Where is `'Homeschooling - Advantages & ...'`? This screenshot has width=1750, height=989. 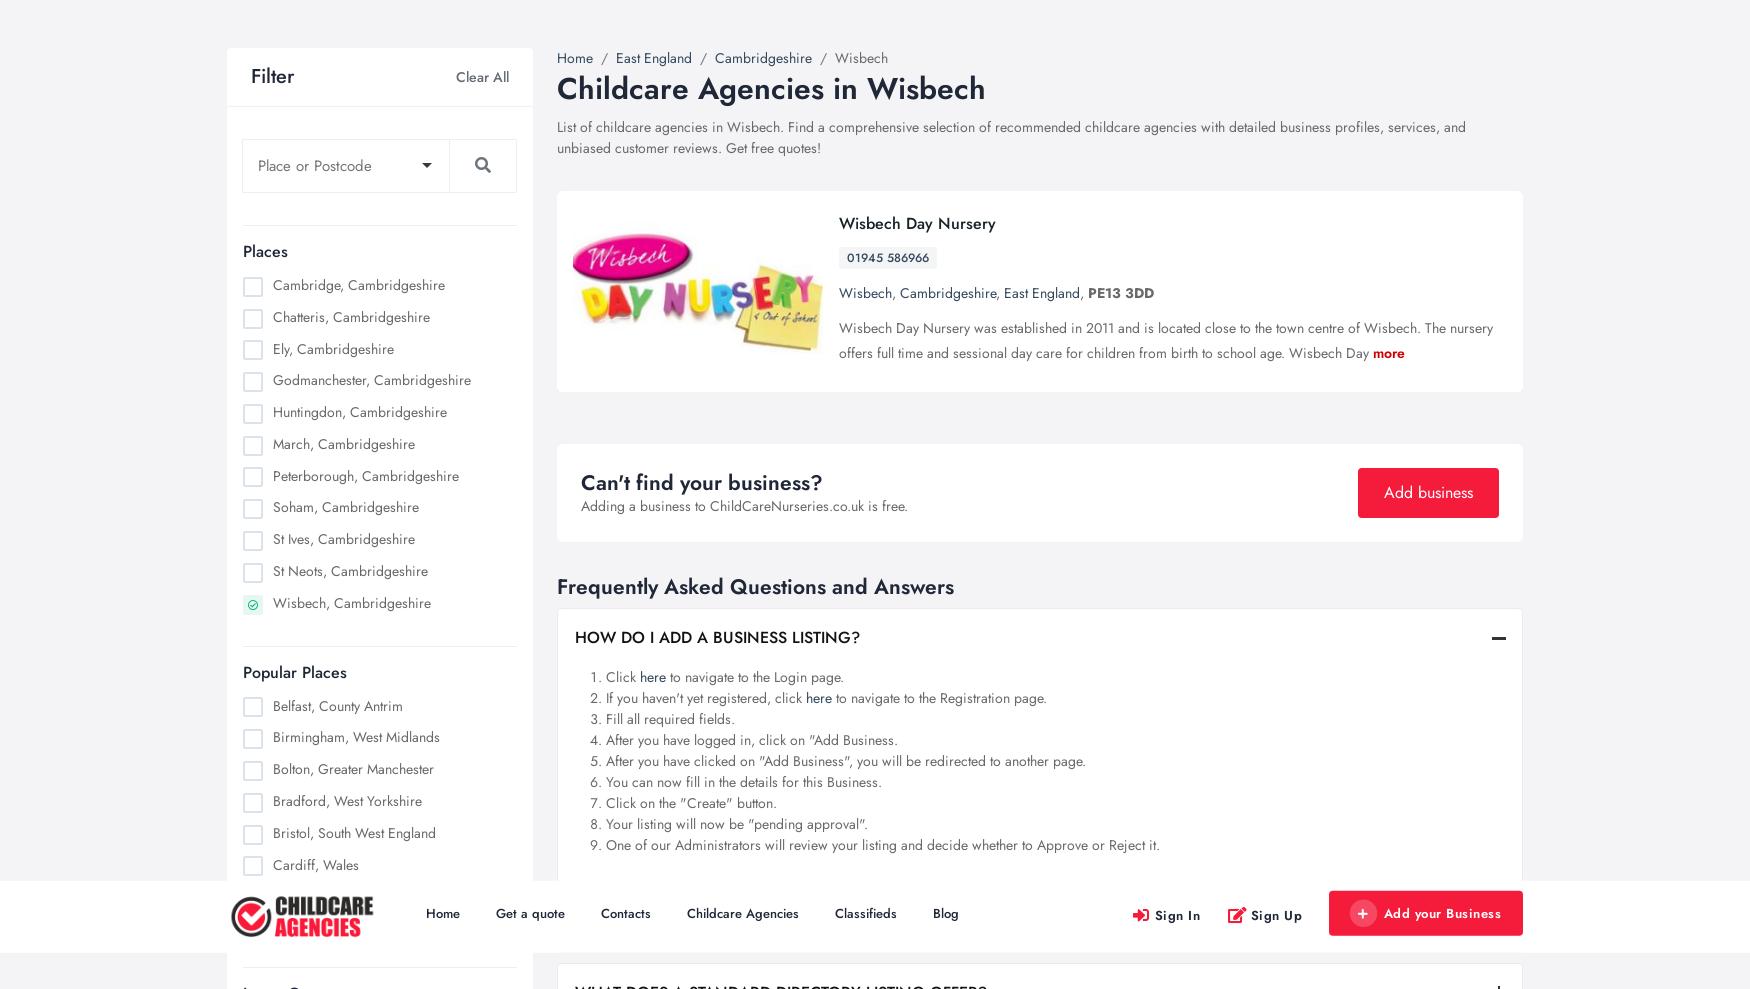 'Homeschooling - Advantages & ...' is located at coordinates (413, 826).